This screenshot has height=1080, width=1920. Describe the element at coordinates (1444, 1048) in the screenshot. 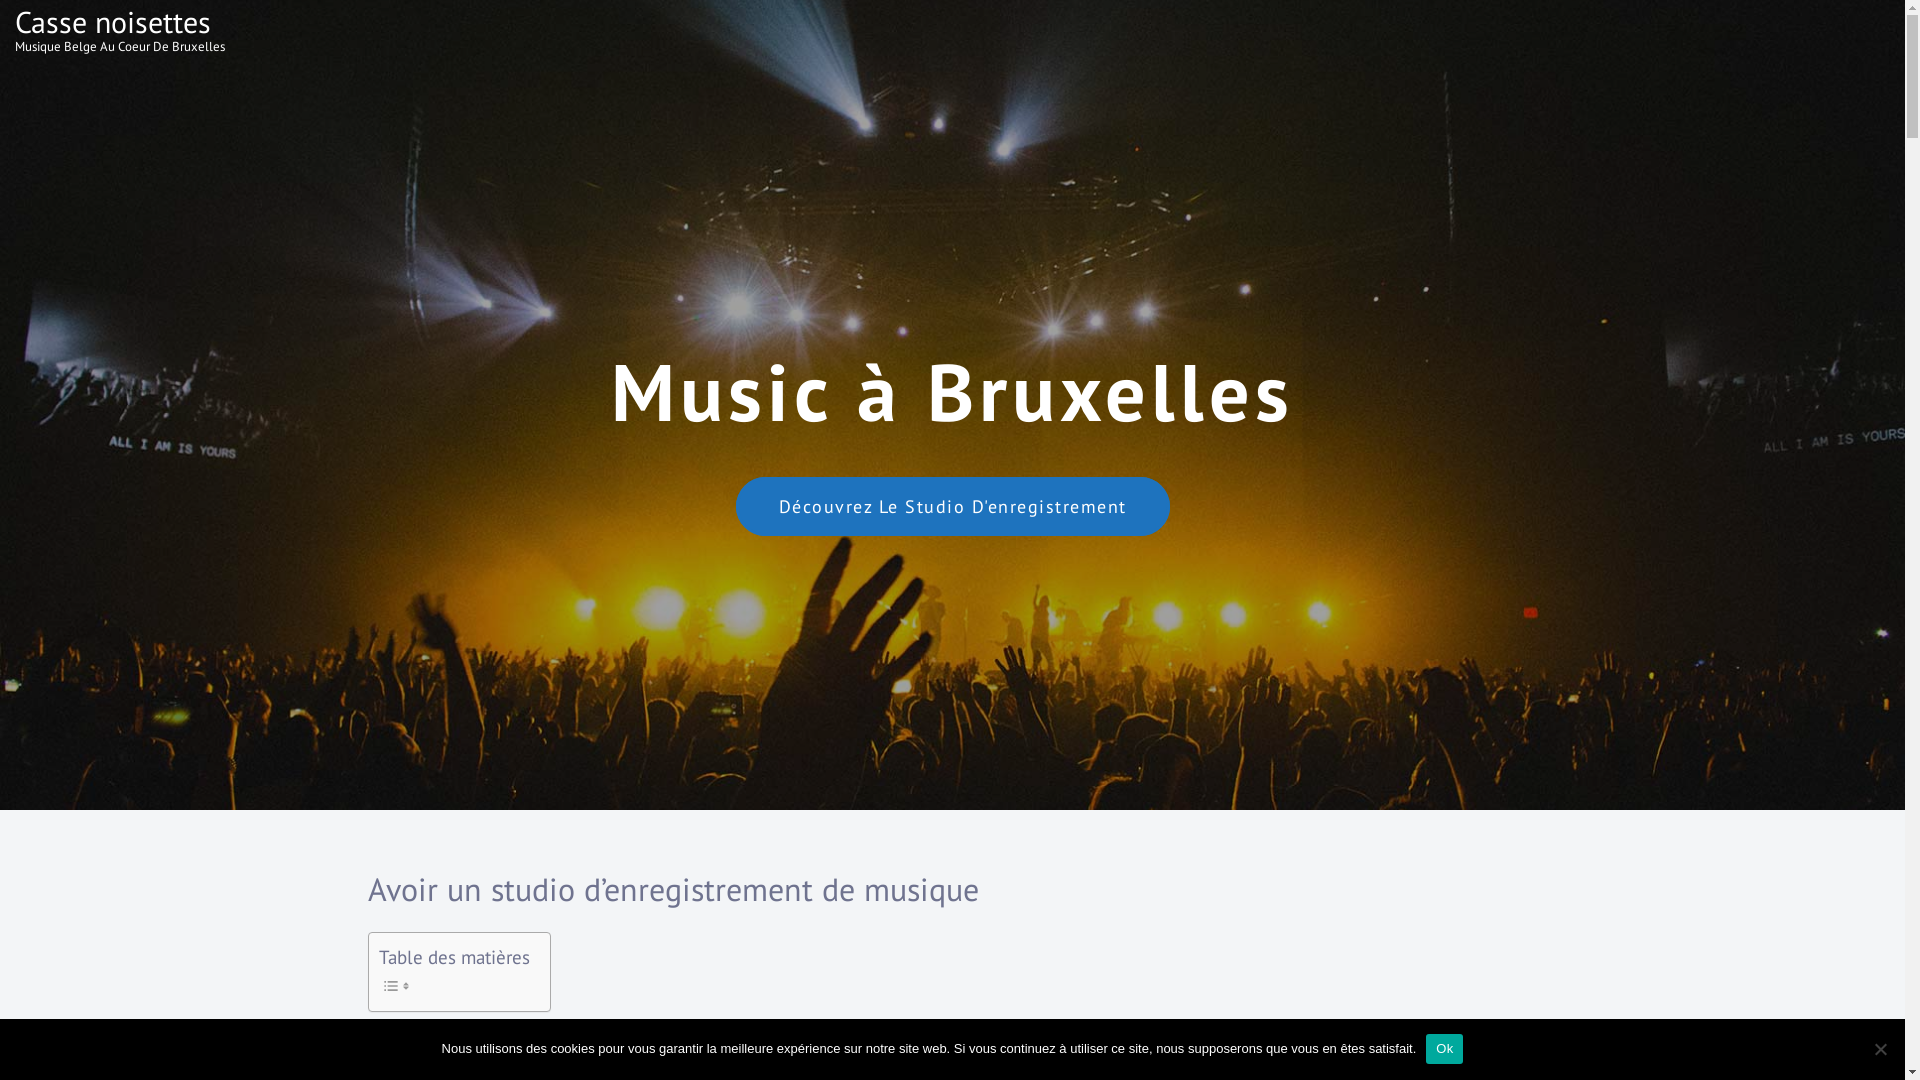

I see `'Ok'` at that location.